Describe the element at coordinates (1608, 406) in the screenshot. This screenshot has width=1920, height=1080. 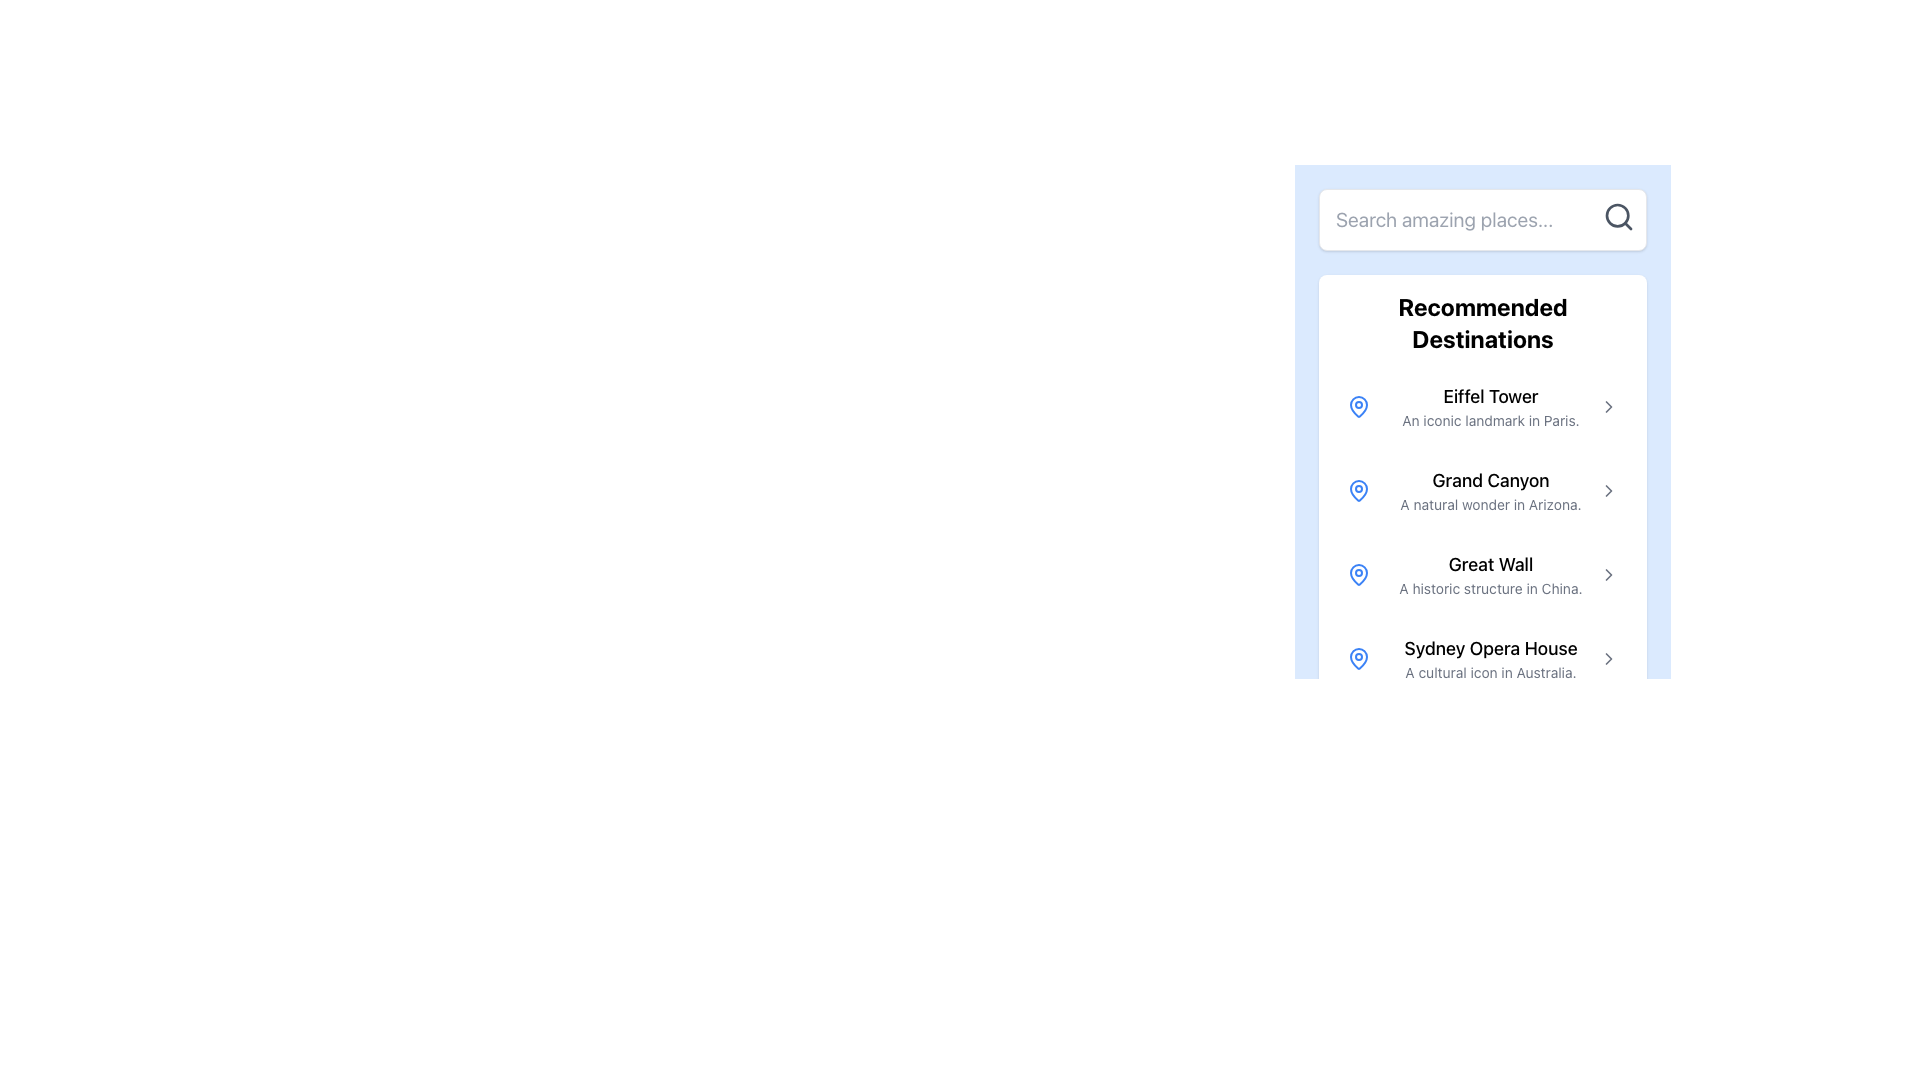
I see `the right-facing chevron icon that indicates navigation, located to the right of the 'Eiffel Tower' text, with a minimal design and gray outline` at that location.